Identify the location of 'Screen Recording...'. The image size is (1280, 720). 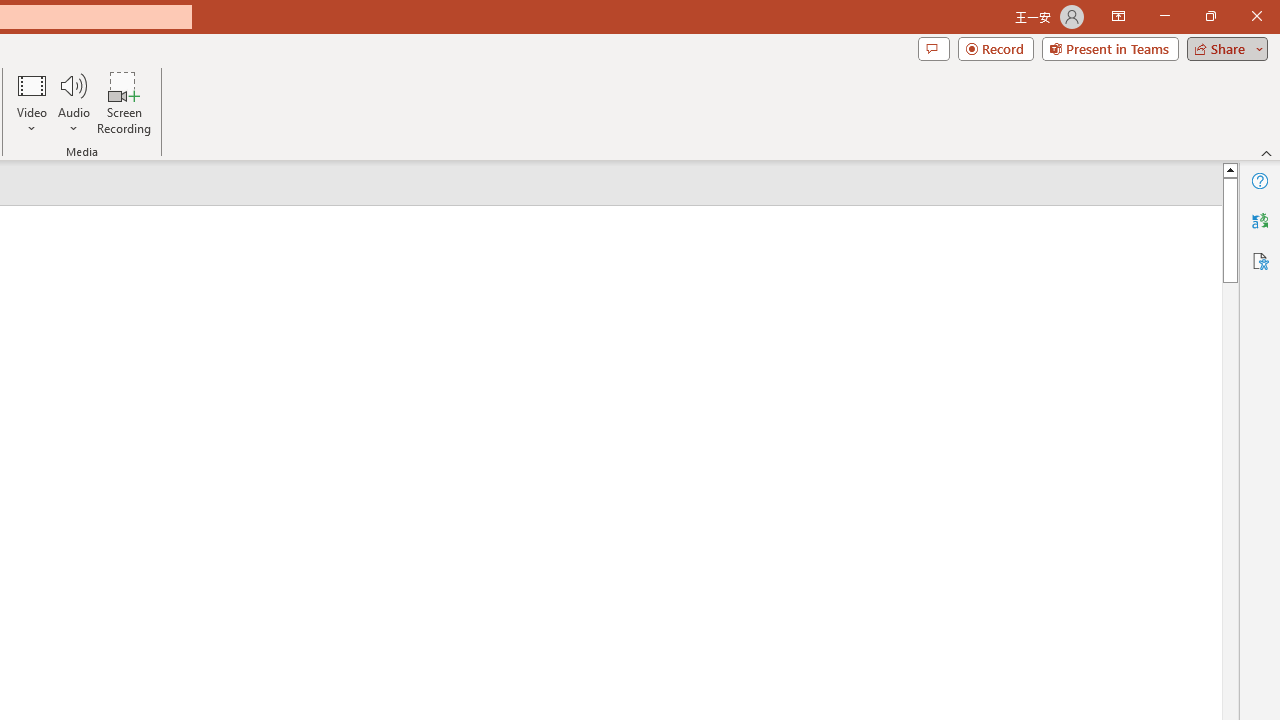
(123, 103).